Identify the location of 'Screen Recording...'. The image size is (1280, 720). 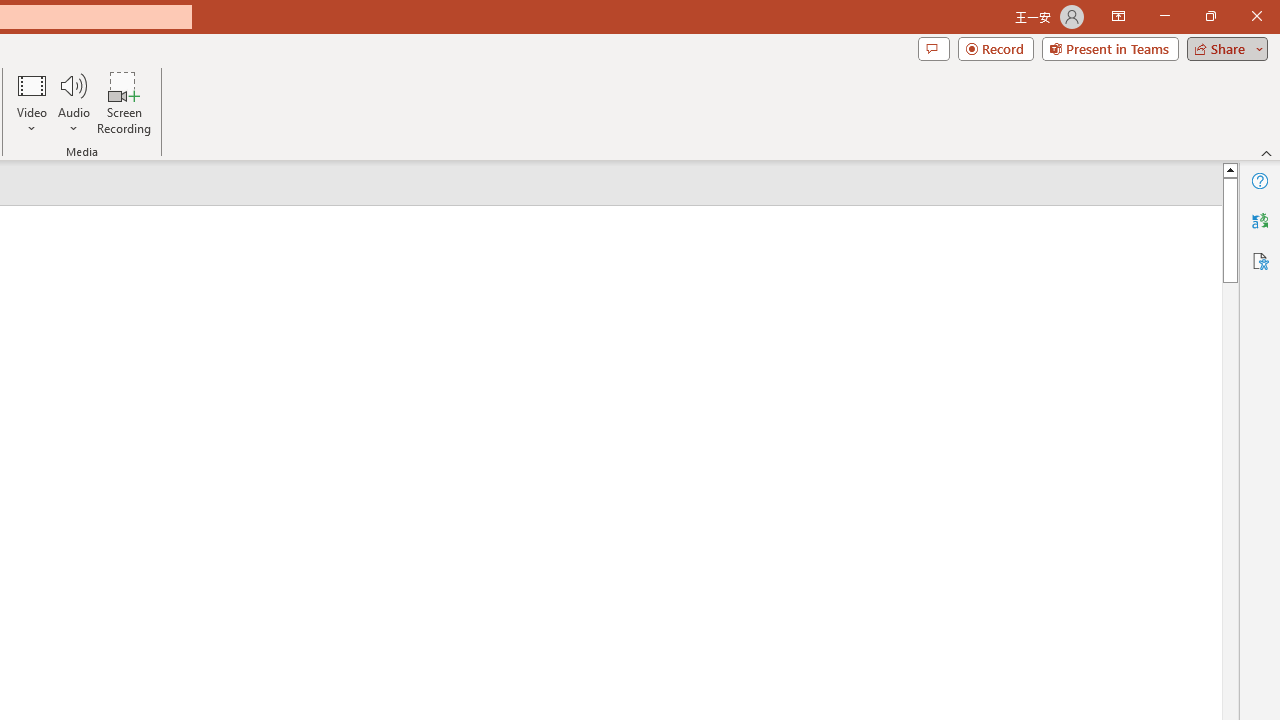
(123, 103).